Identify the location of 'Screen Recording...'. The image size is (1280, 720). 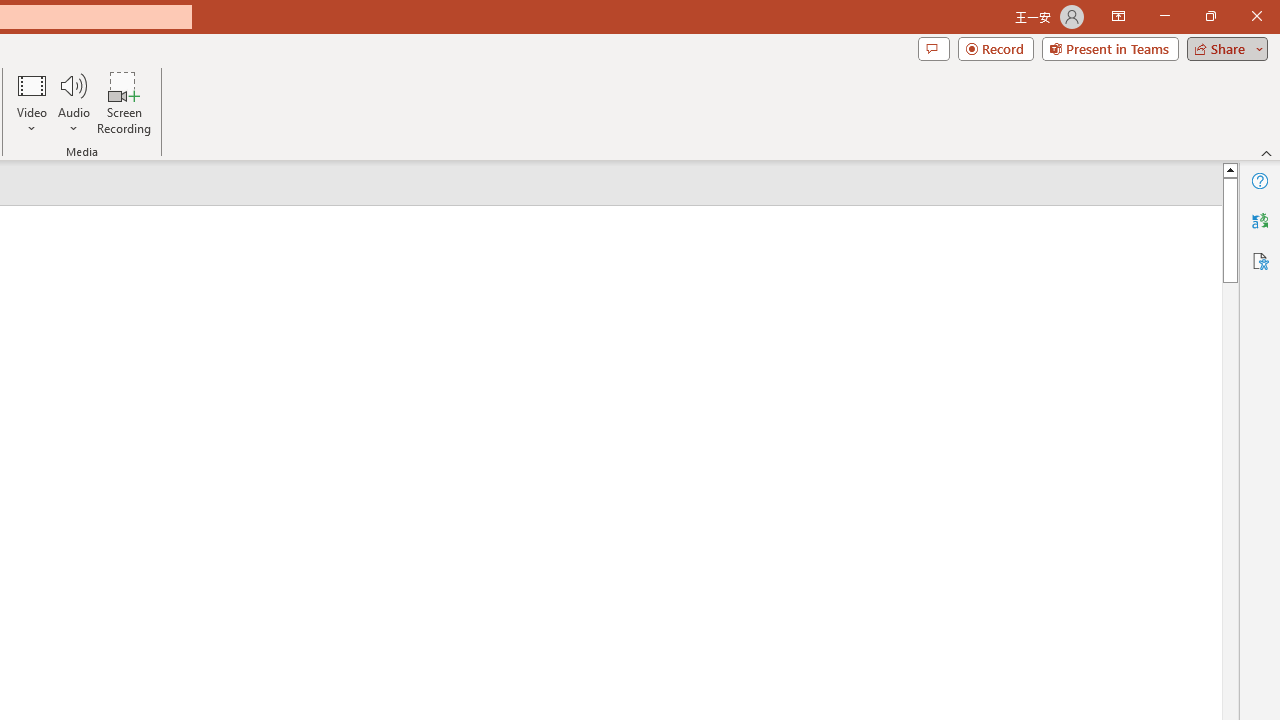
(123, 103).